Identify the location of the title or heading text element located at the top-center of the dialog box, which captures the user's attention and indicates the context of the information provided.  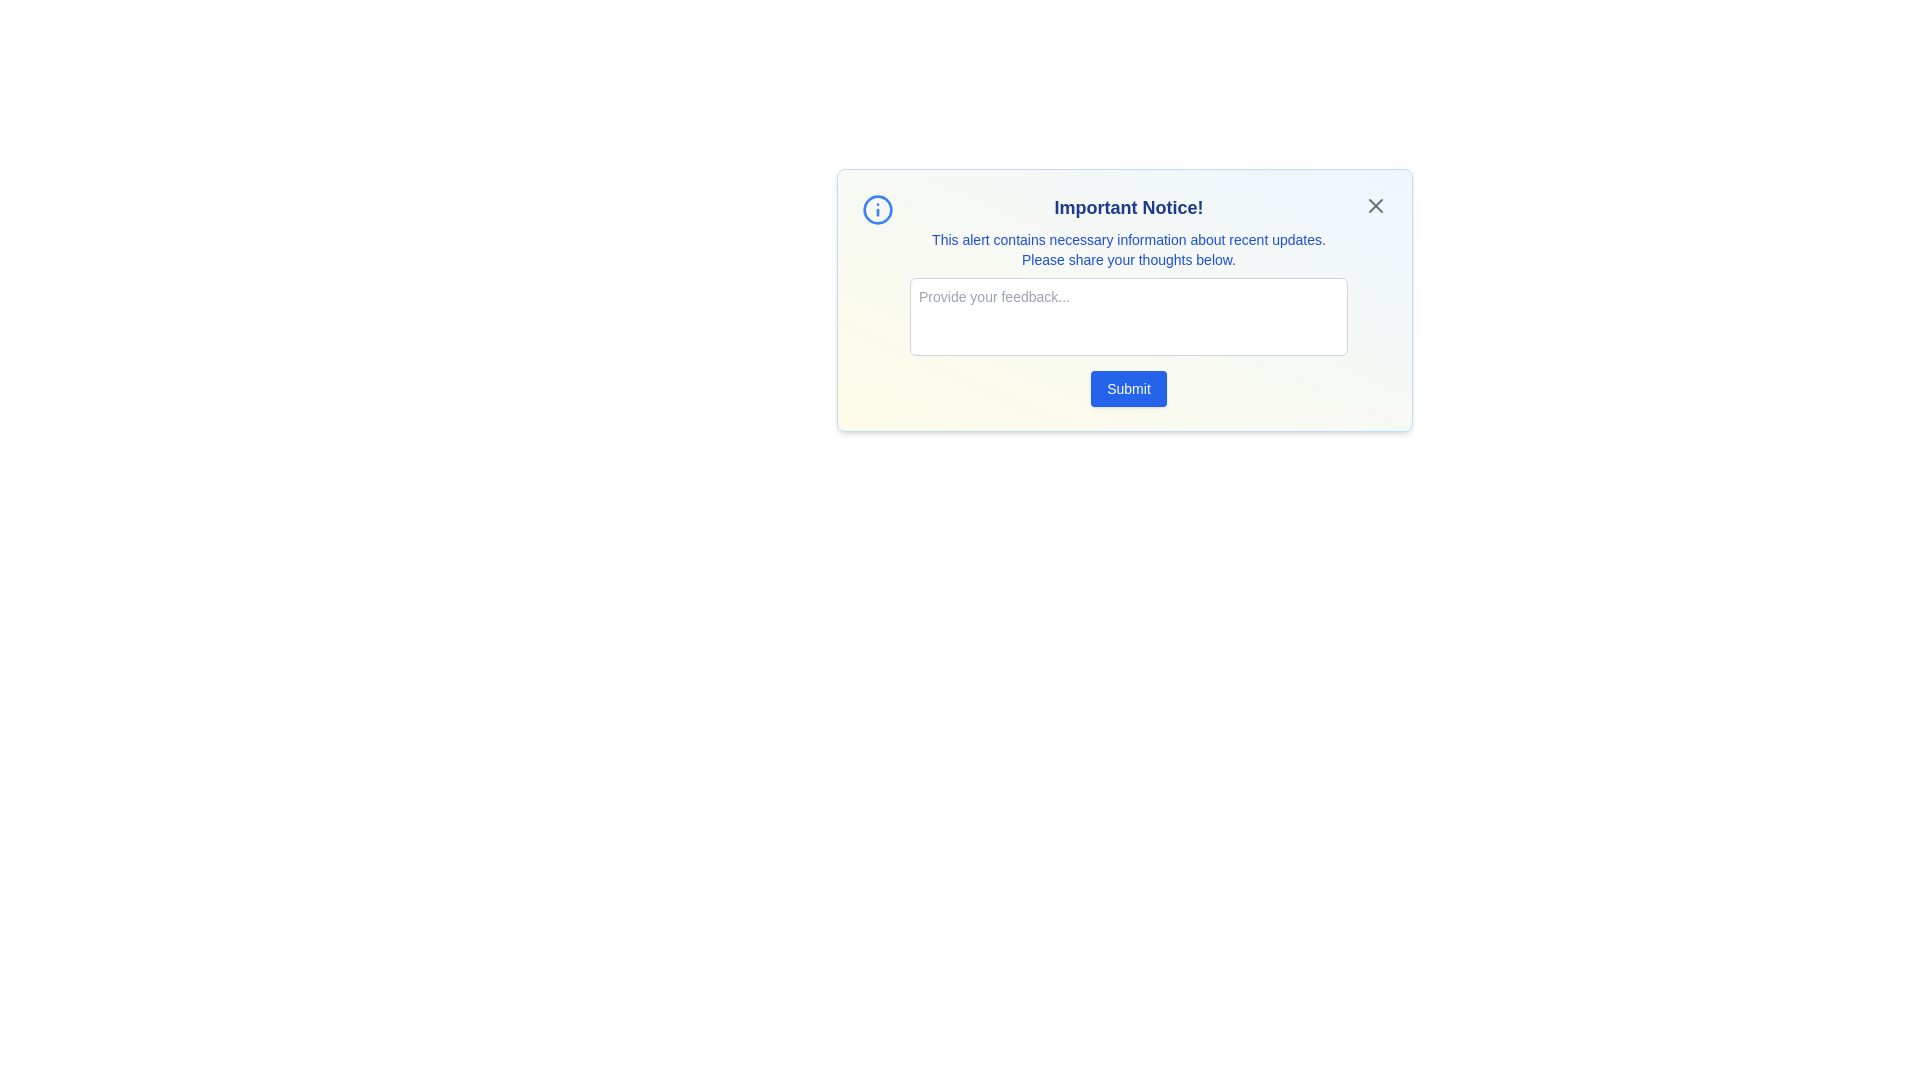
(1128, 208).